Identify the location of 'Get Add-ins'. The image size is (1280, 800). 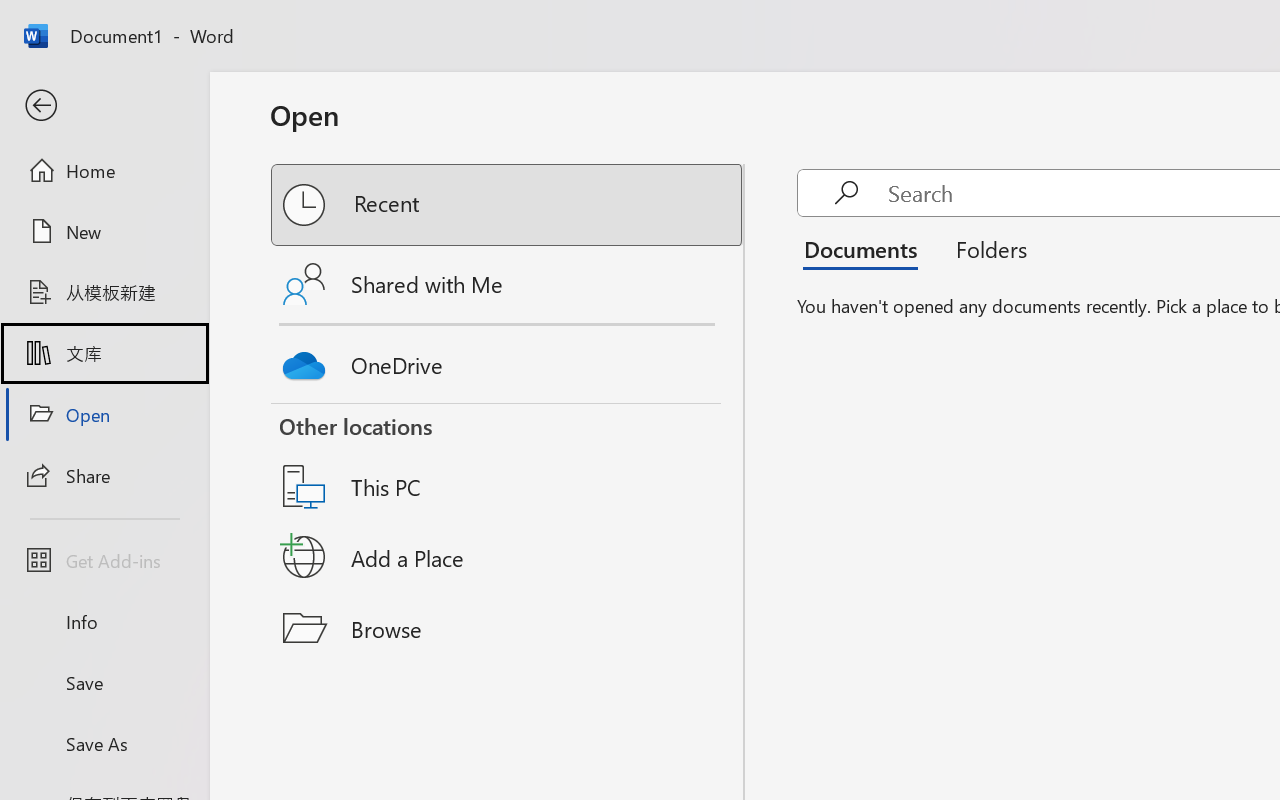
(103, 560).